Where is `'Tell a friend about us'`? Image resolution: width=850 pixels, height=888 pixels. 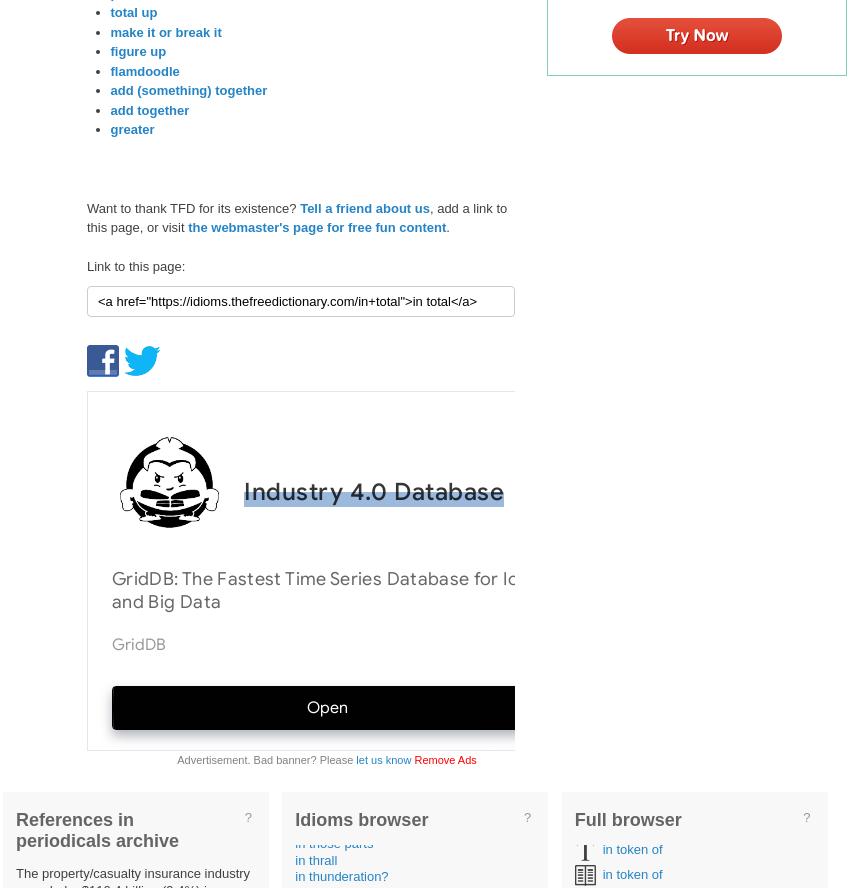 'Tell a friend about us' is located at coordinates (363, 206).